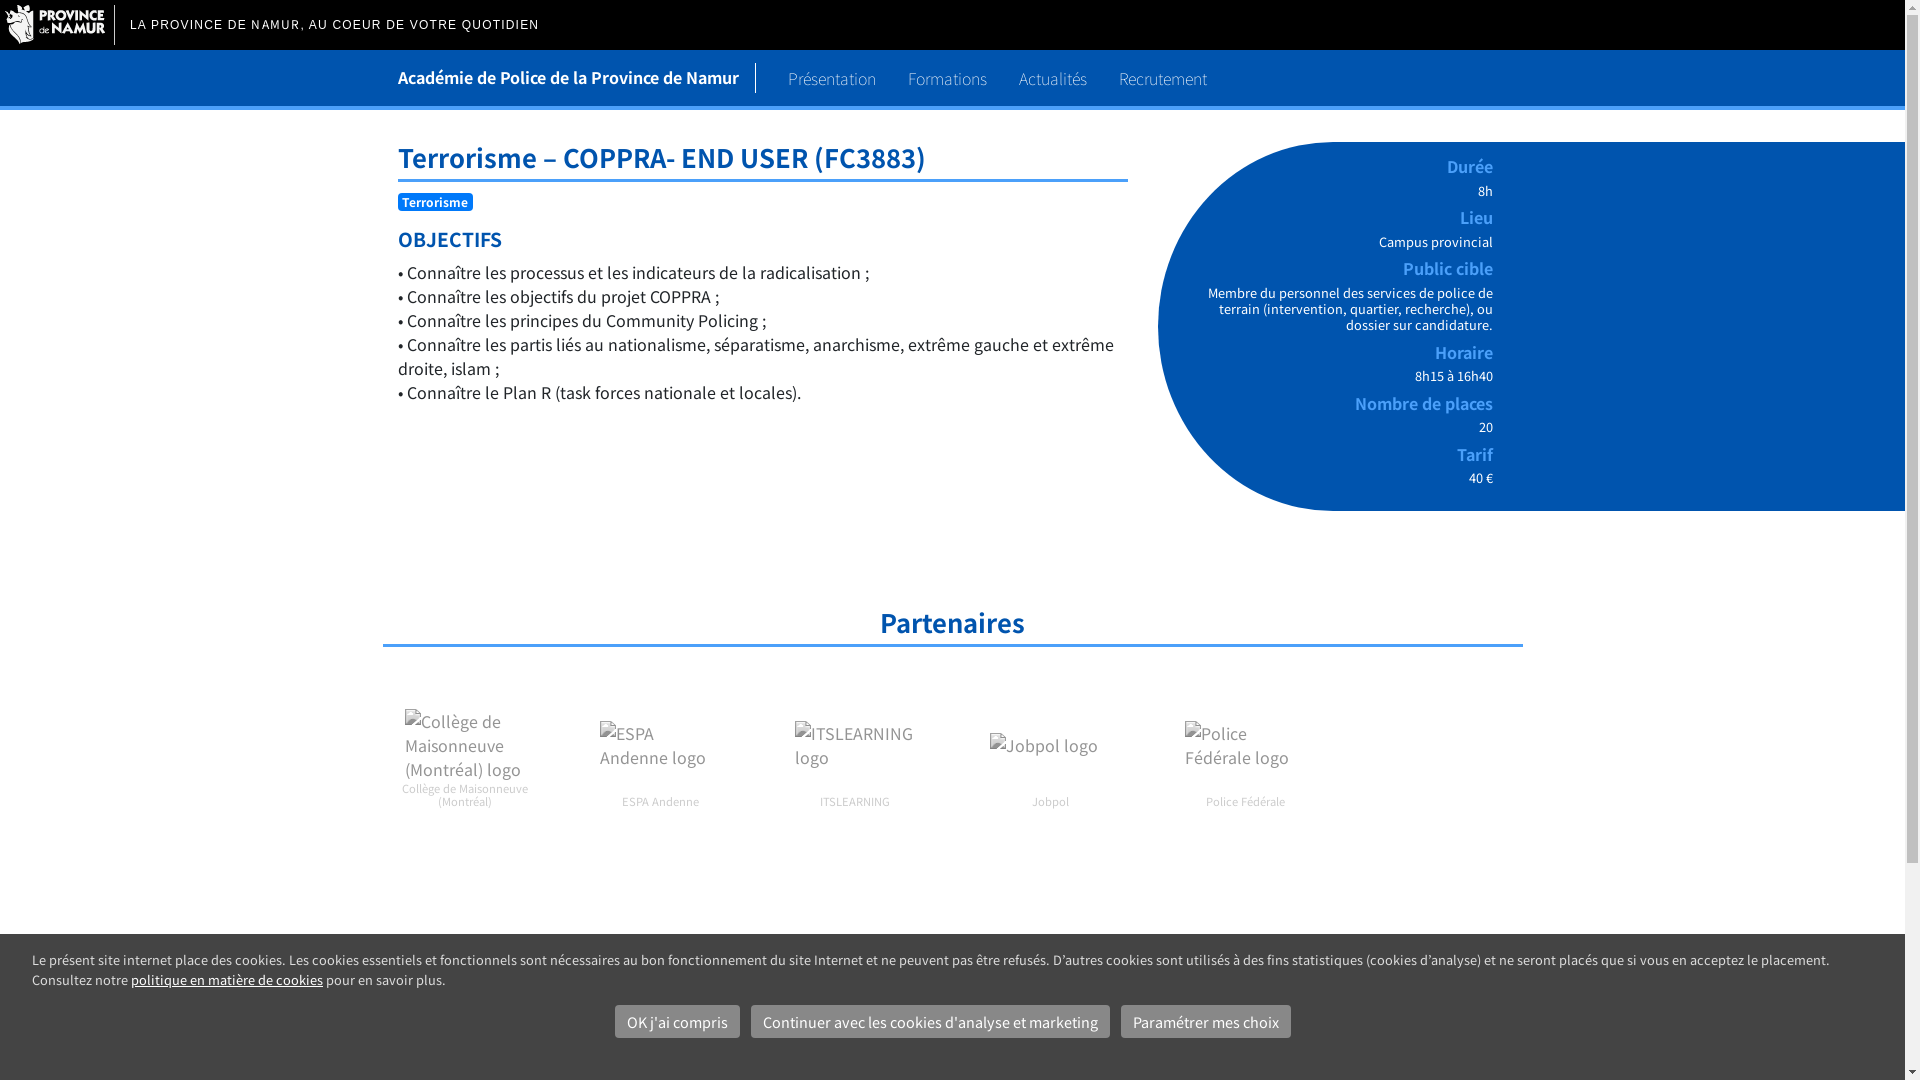  I want to click on 'Terrorisme', so click(401, 201).